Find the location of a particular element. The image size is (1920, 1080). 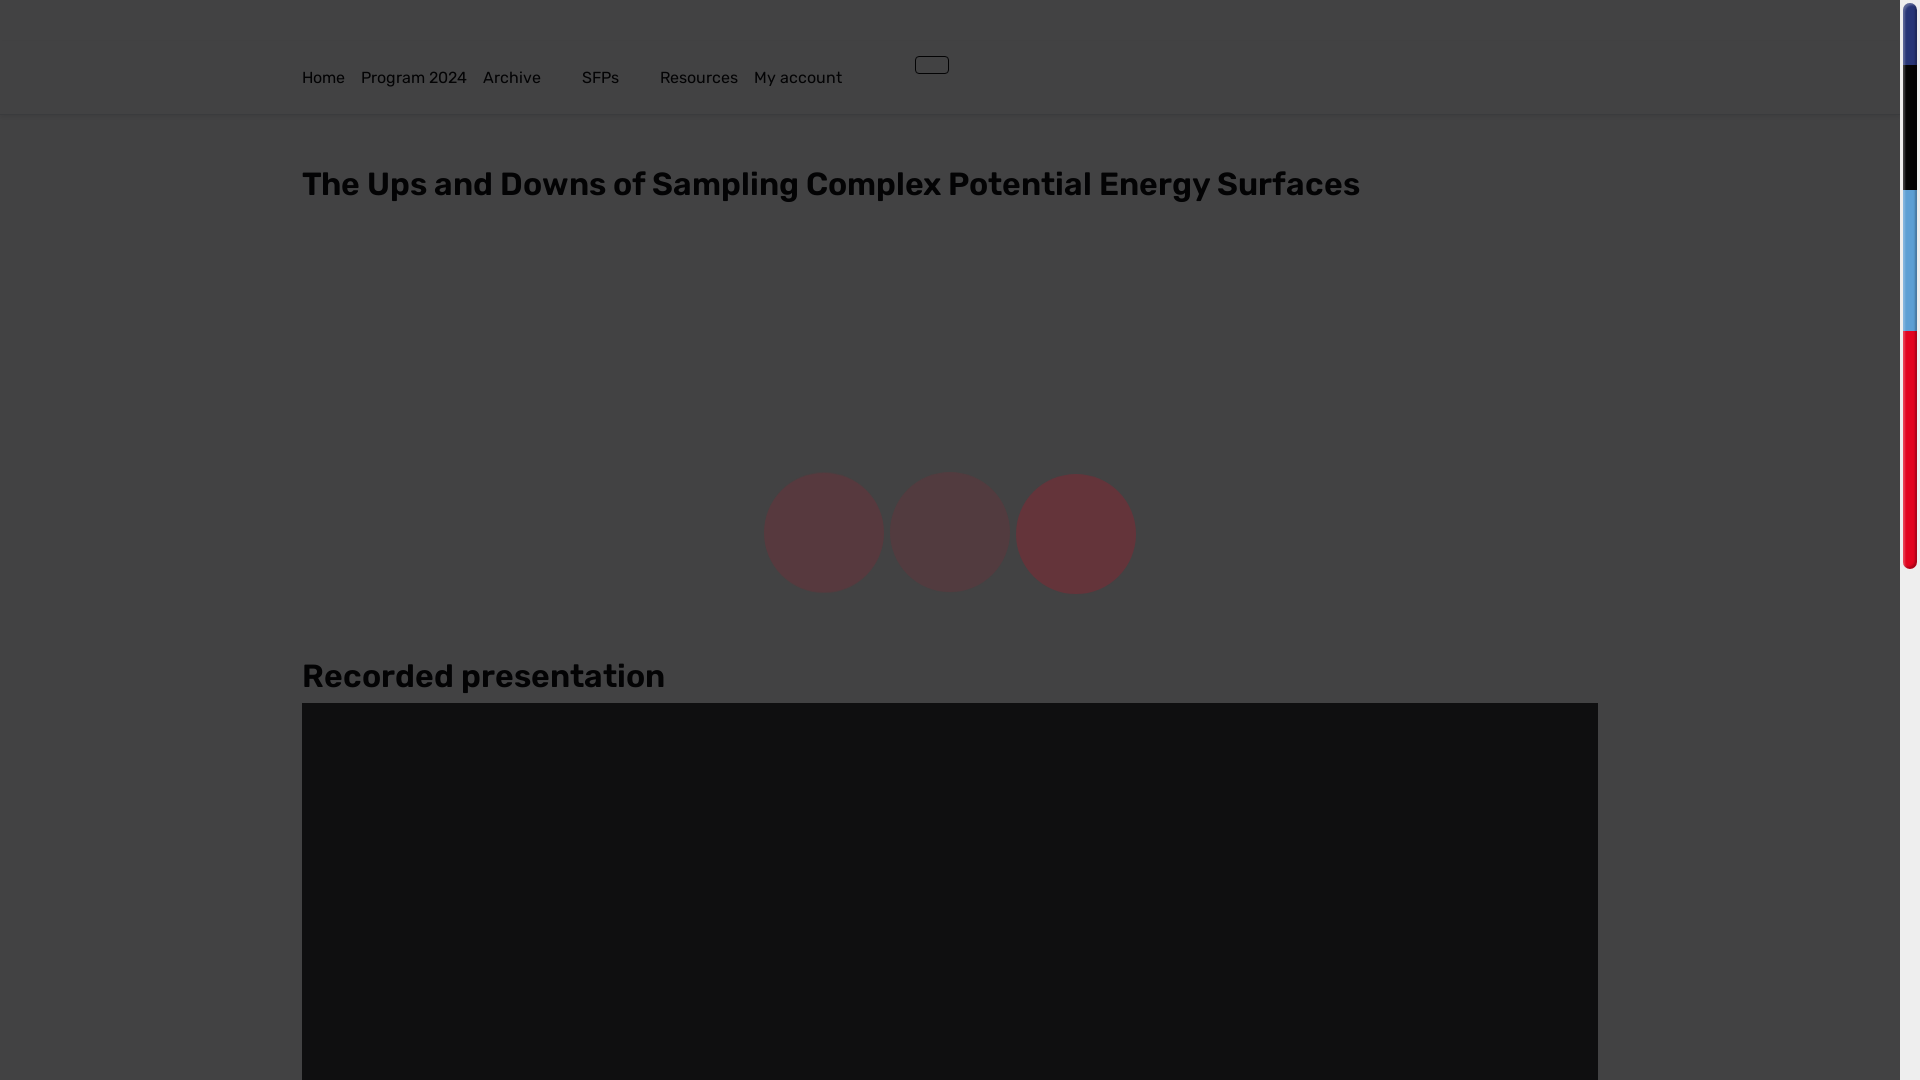

'Contact' is located at coordinates (890, 63).